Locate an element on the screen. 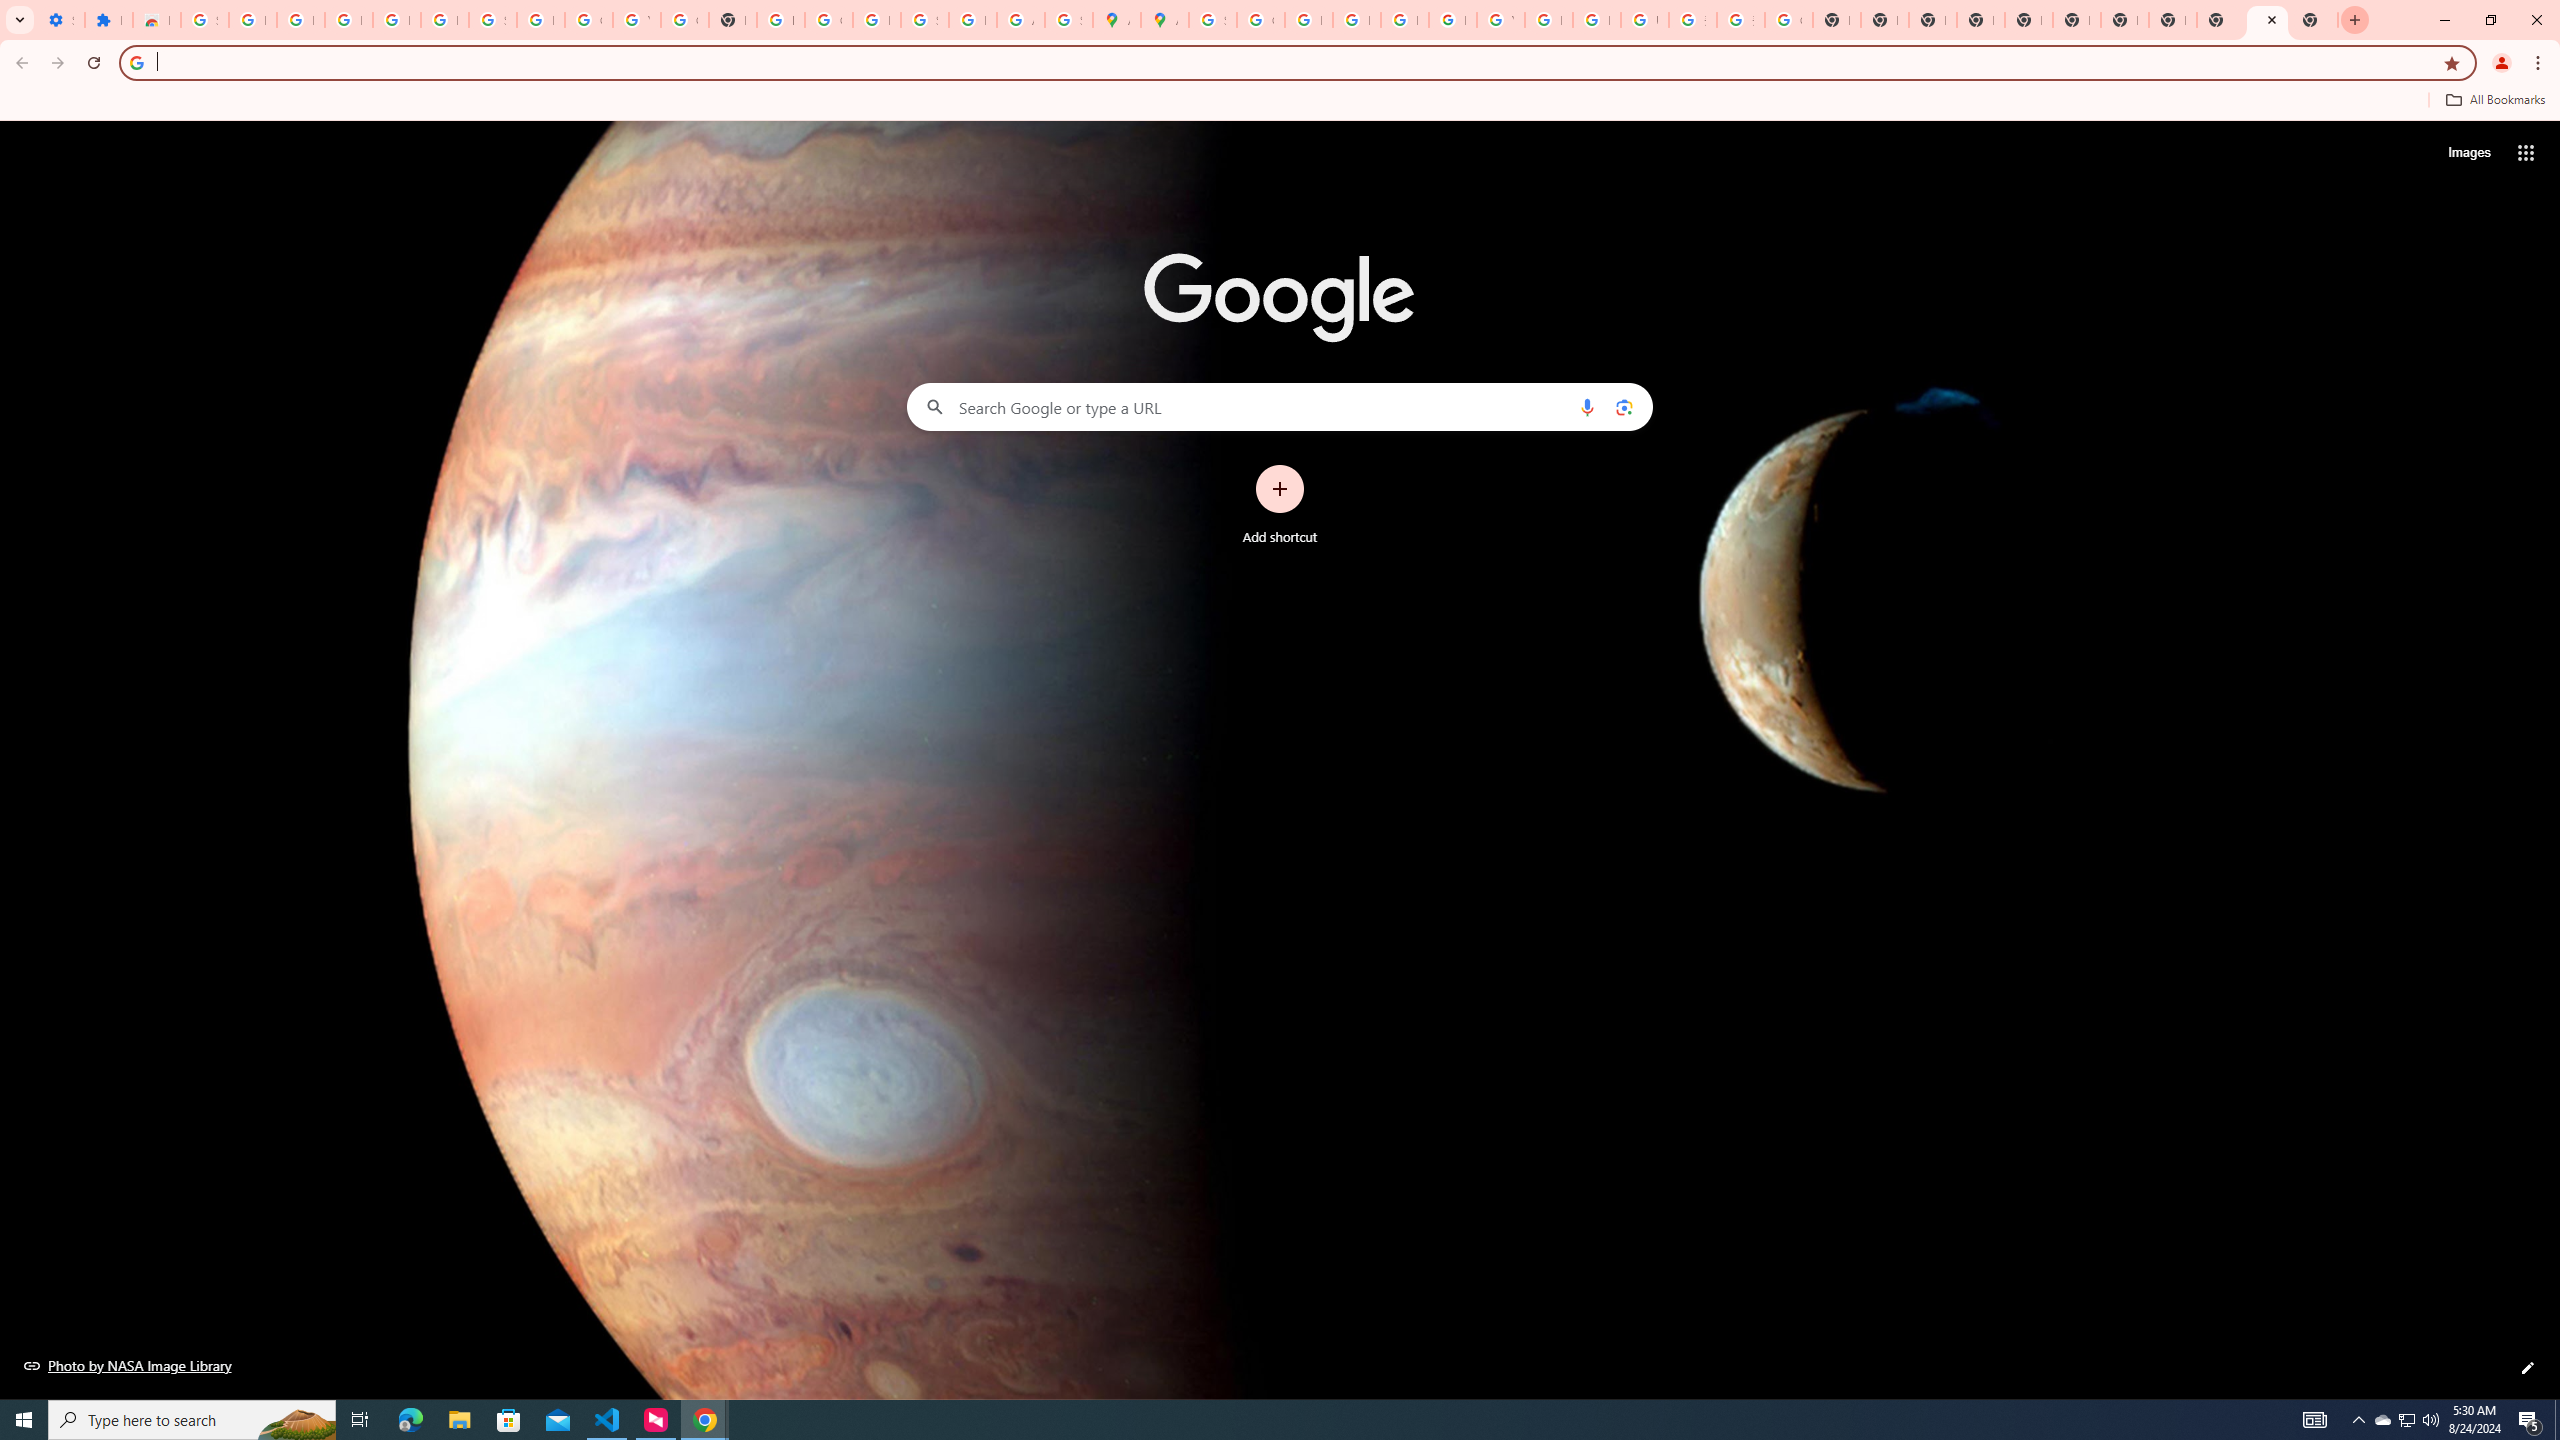 This screenshot has height=1440, width=2560. 'Delete photos & videos - Computer - Google Photos Help' is located at coordinates (347, 19).